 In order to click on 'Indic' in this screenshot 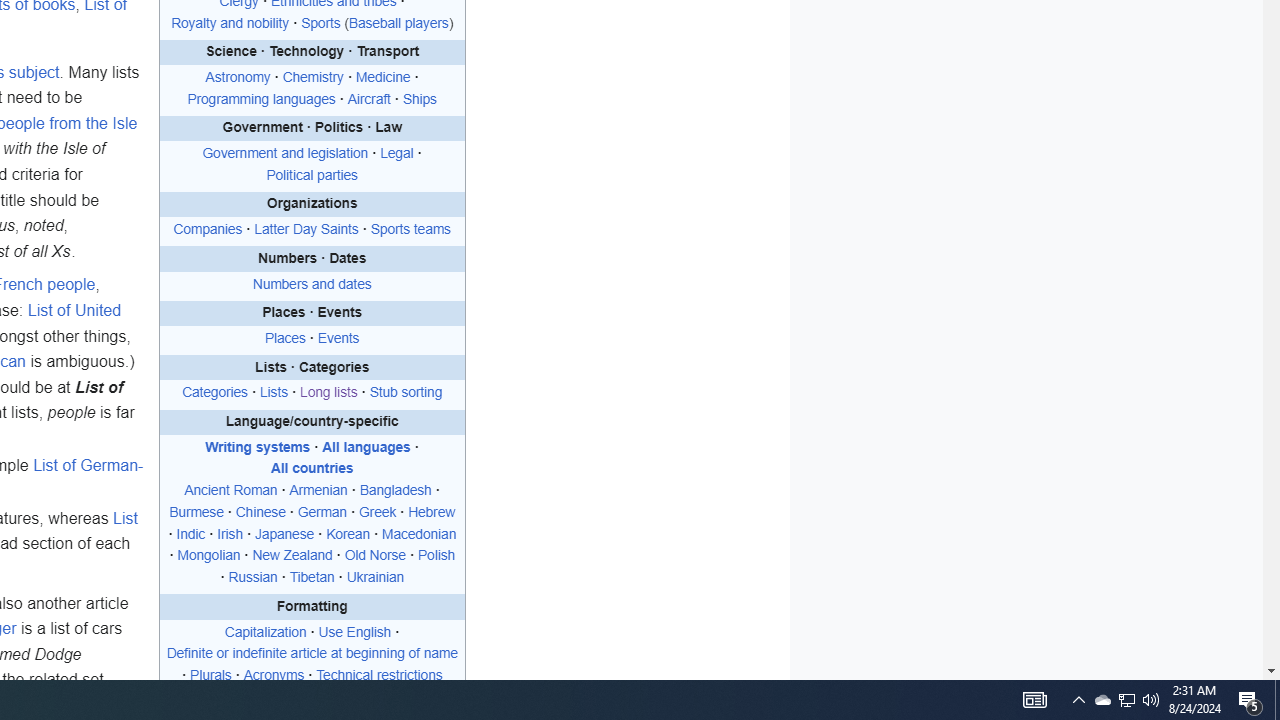, I will do `click(191, 533)`.